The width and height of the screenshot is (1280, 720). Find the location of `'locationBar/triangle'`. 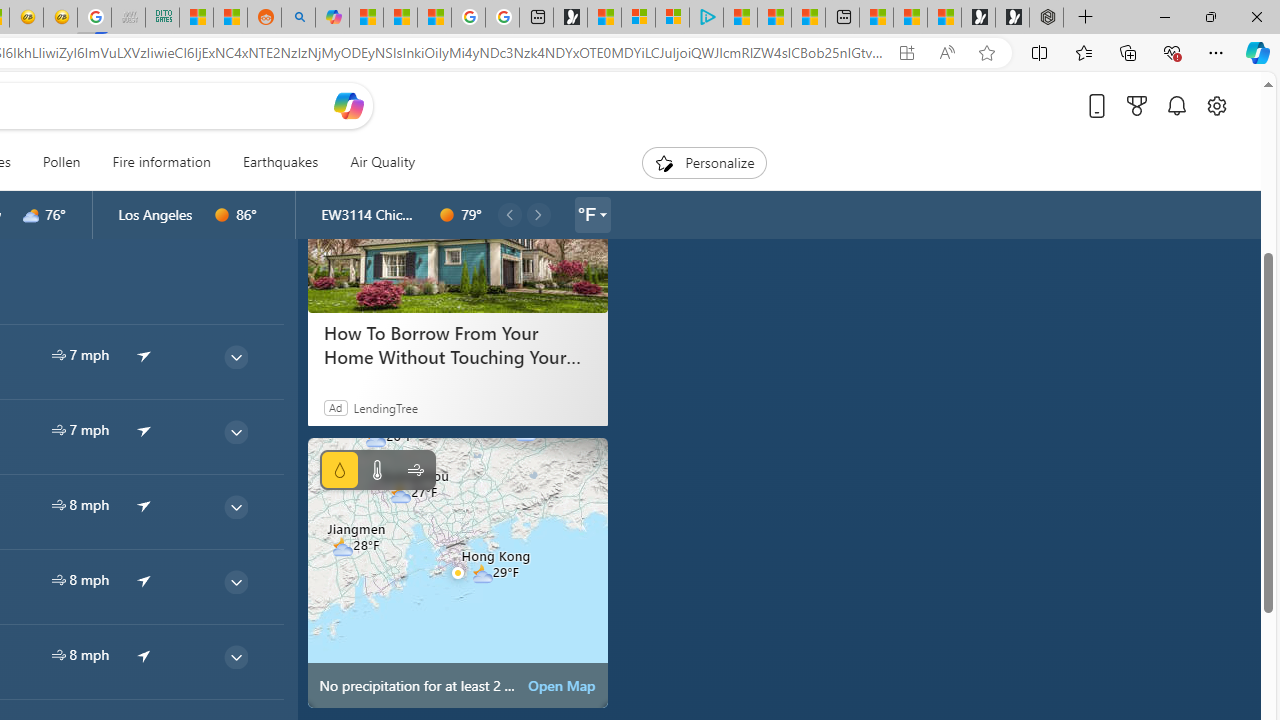

'locationBar/triangle' is located at coordinates (601, 214).